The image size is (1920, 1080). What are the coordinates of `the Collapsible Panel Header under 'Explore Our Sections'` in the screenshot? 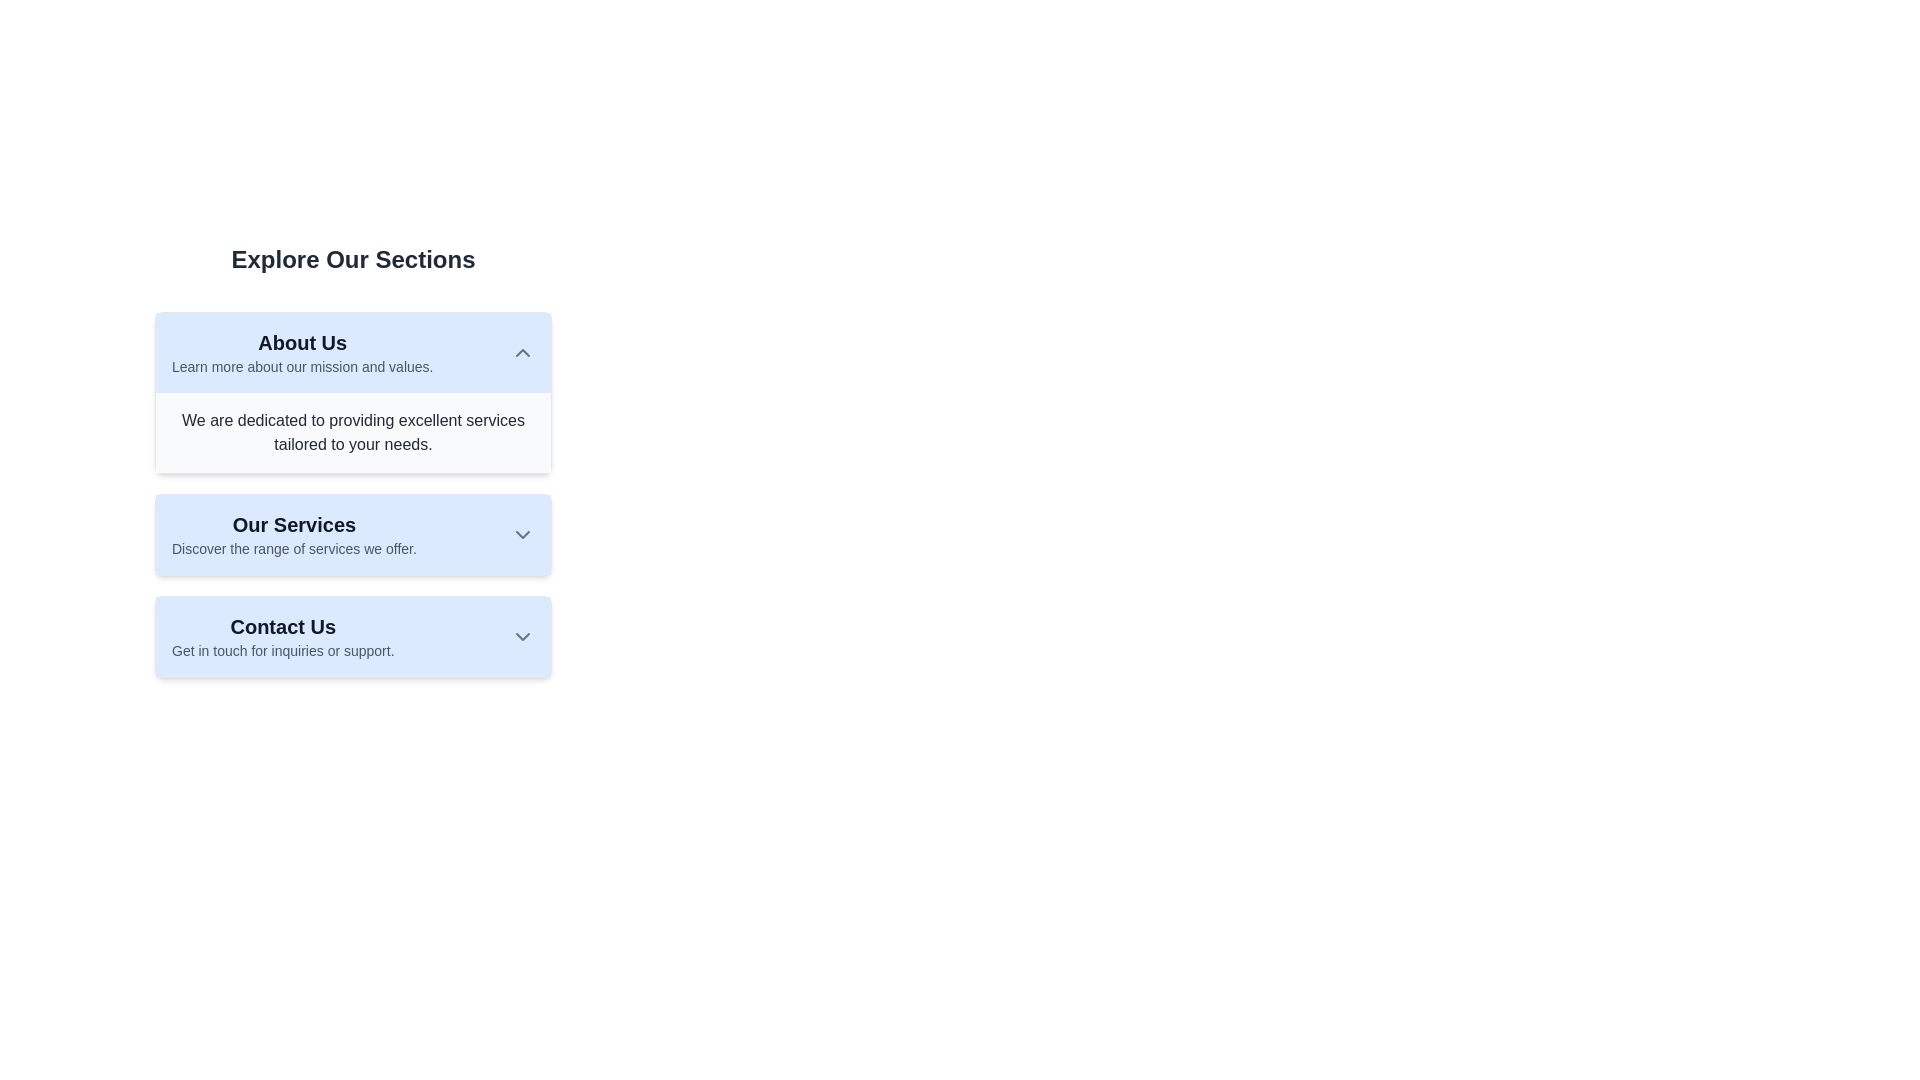 It's located at (353, 352).